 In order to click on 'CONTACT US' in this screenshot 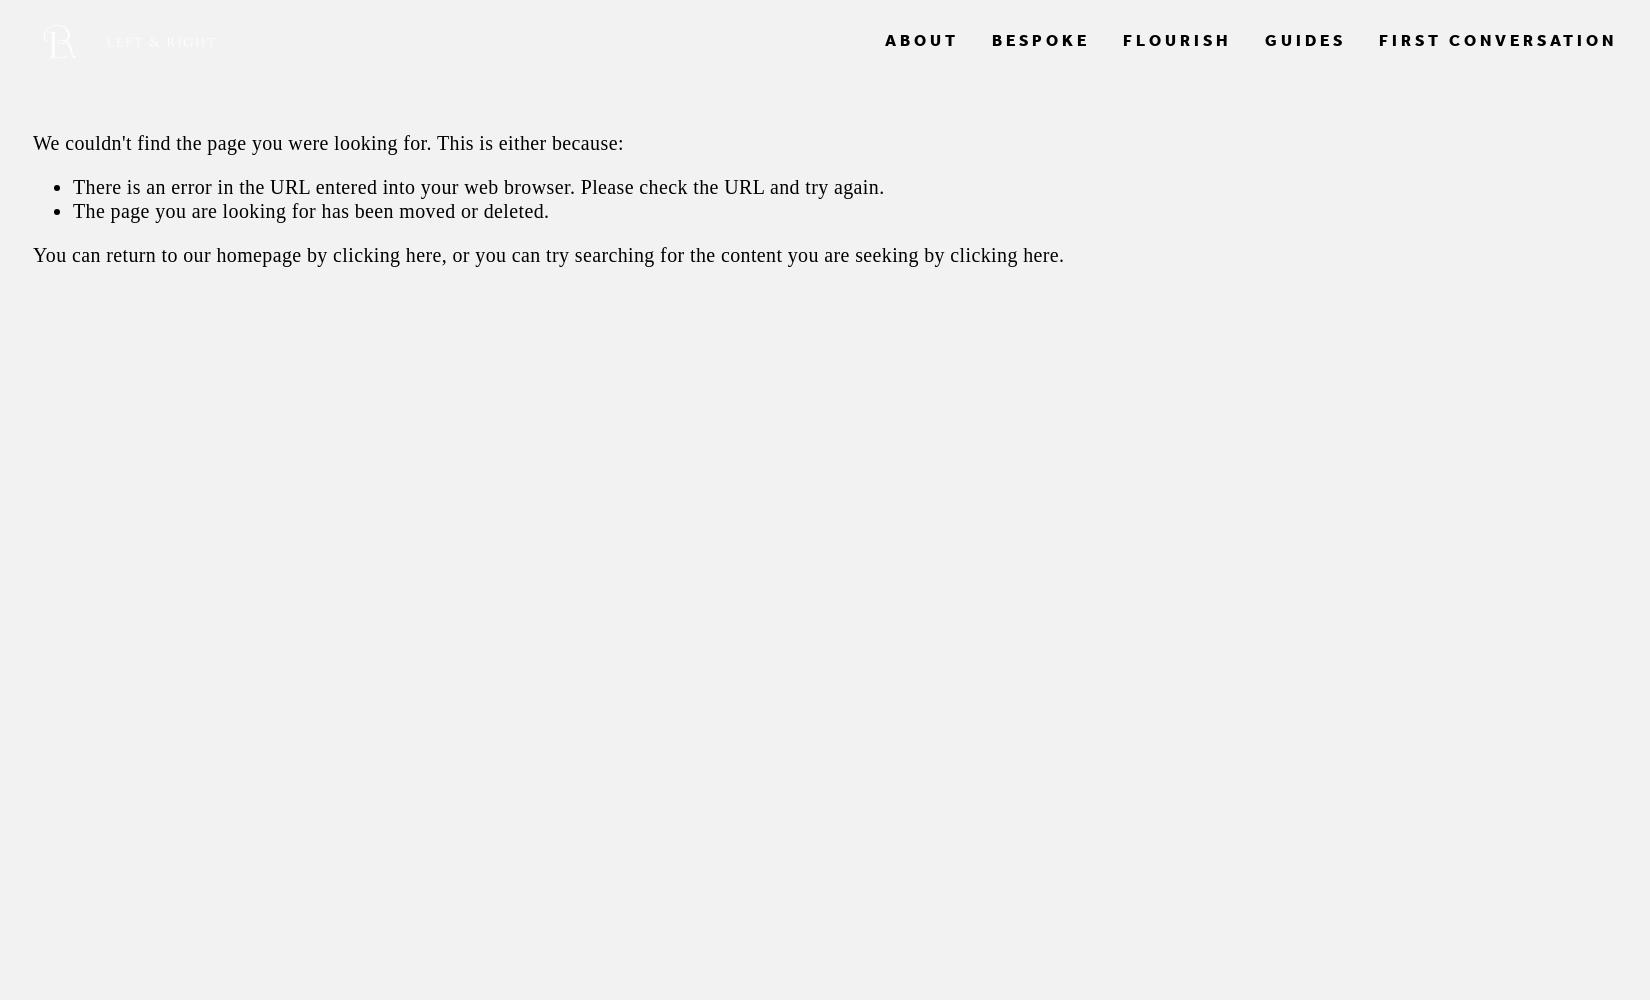, I will do `click(1276, 96)`.